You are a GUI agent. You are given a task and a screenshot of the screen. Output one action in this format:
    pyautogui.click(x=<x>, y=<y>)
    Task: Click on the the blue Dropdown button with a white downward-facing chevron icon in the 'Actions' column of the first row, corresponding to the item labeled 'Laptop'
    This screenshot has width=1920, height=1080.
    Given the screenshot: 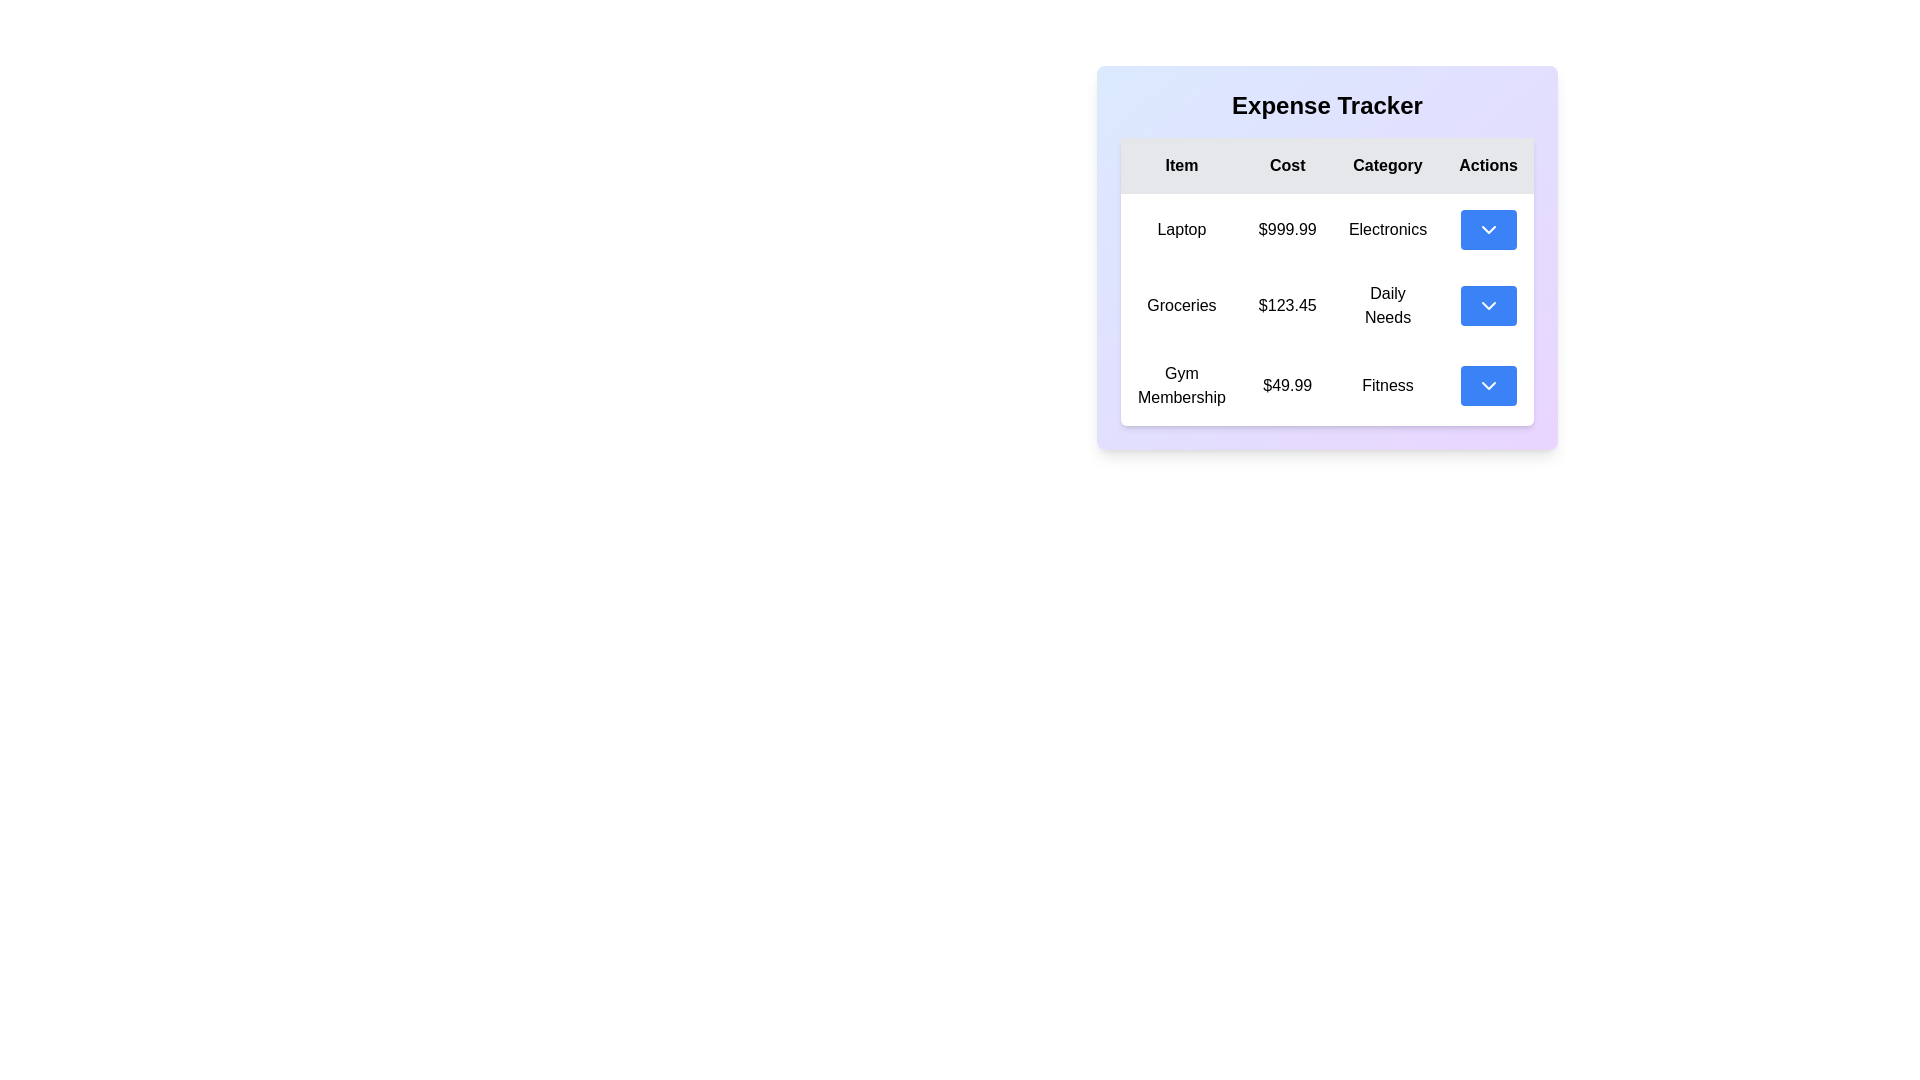 What is the action you would take?
    pyautogui.click(x=1488, y=229)
    